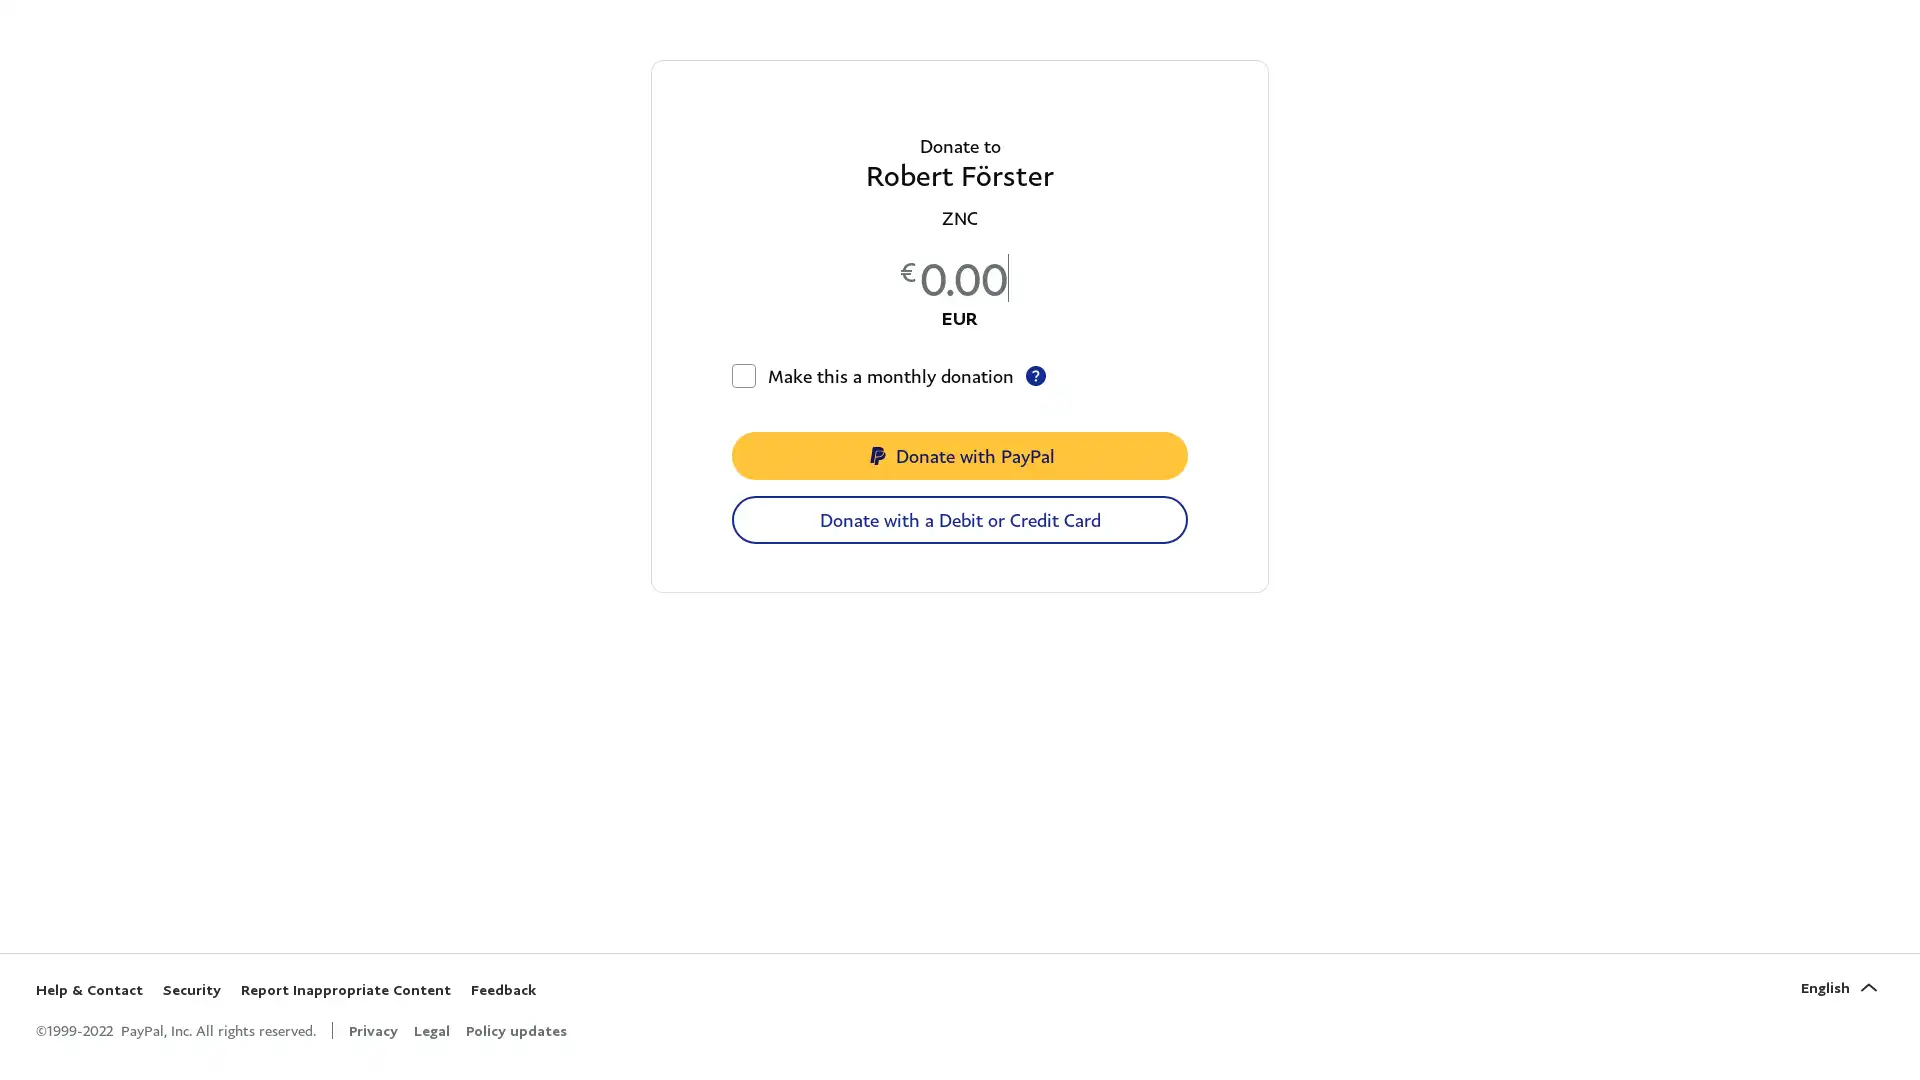 The width and height of the screenshot is (1920, 1080). What do you see at coordinates (1148, 1016) in the screenshot?
I see `Yes, Accept Cookies` at bounding box center [1148, 1016].